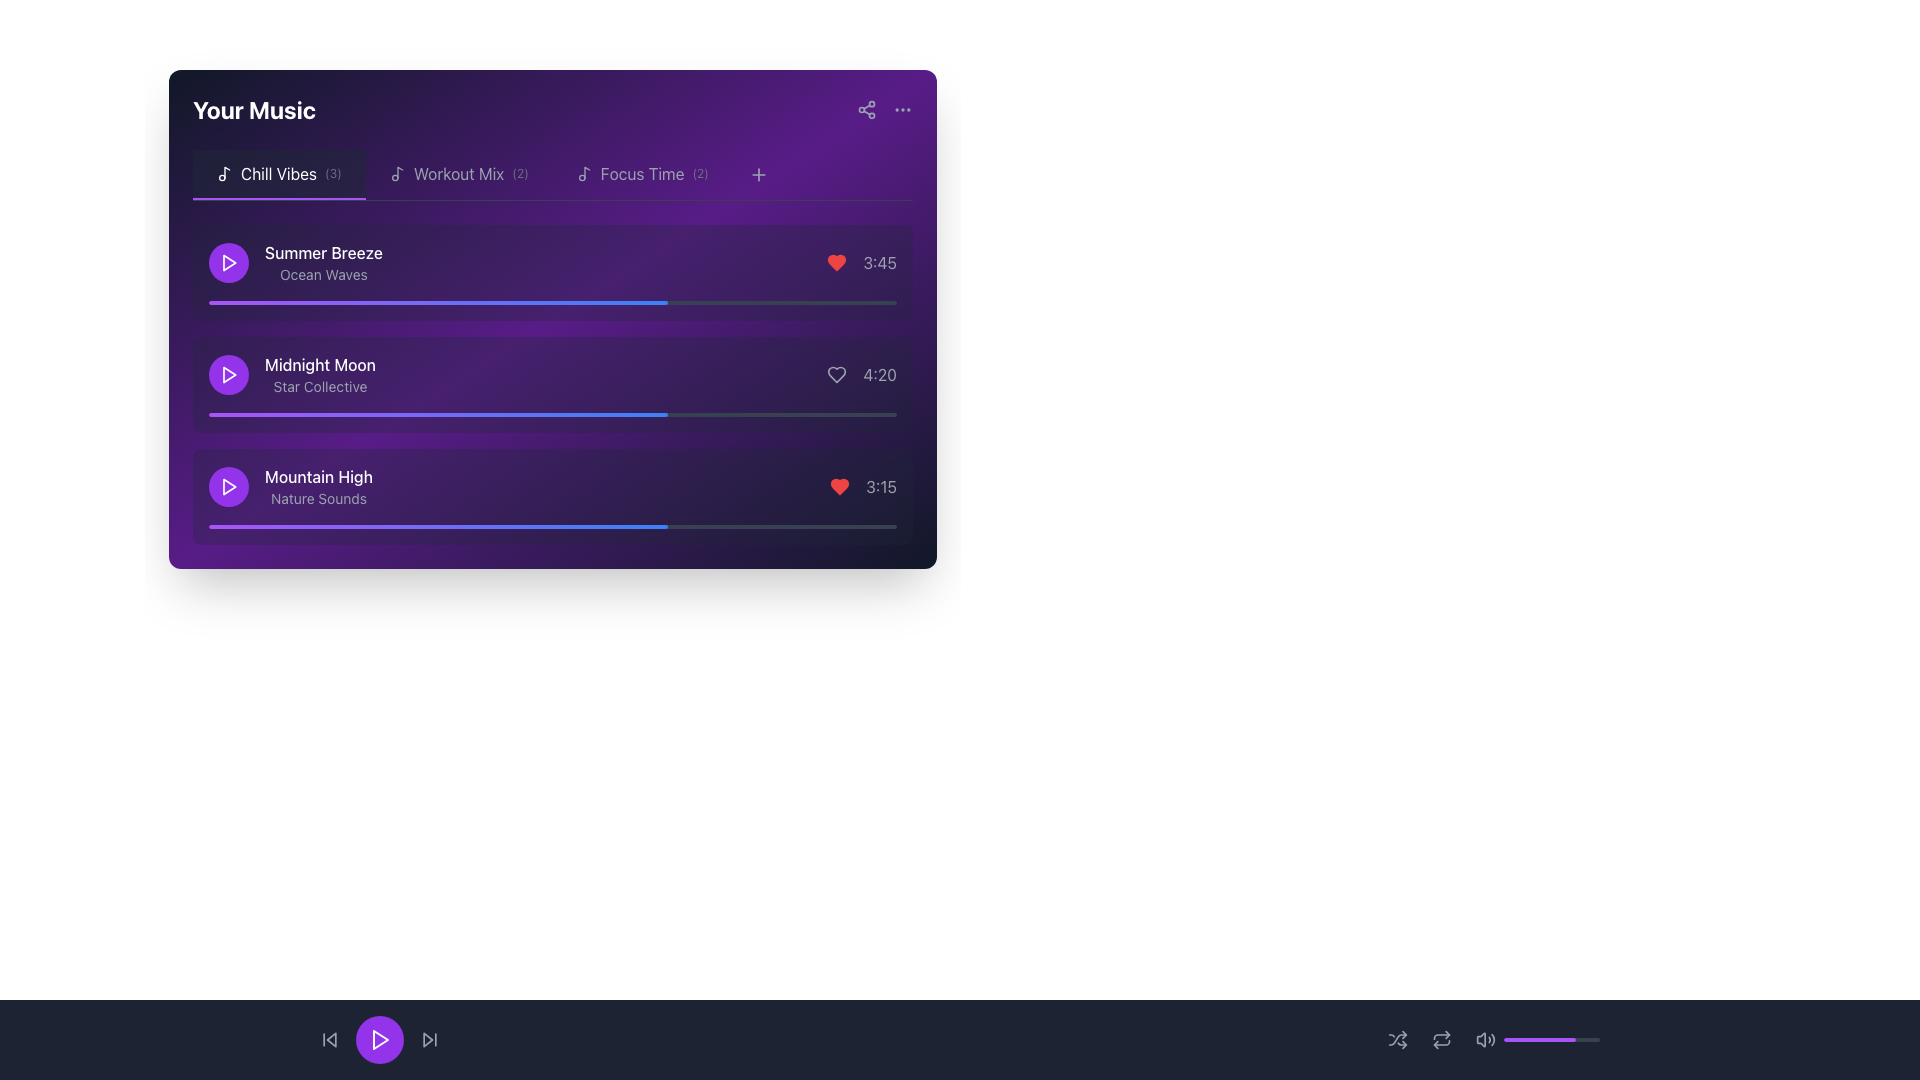 The height and width of the screenshot is (1080, 1920). Describe the element at coordinates (379, 1039) in the screenshot. I see `the playback button` at that location.